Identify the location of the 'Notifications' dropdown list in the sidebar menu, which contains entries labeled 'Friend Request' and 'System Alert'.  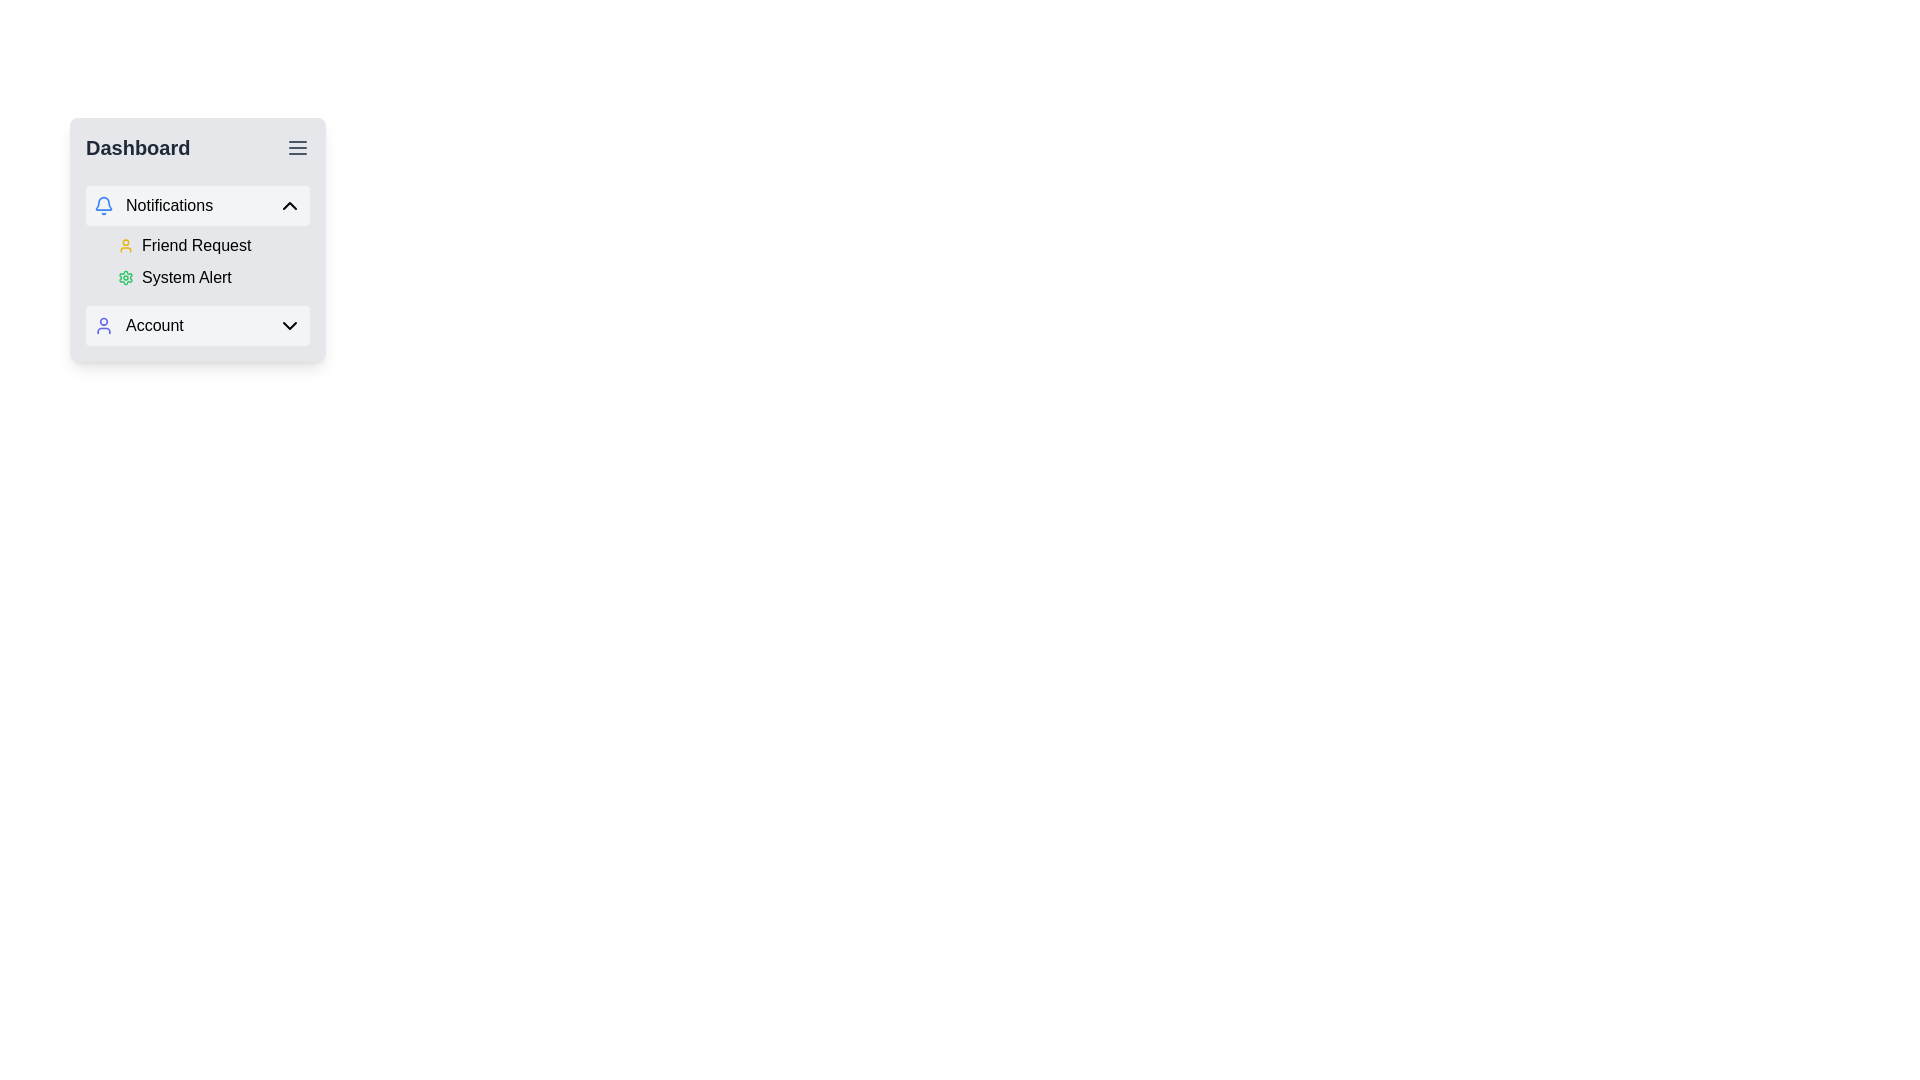
(197, 237).